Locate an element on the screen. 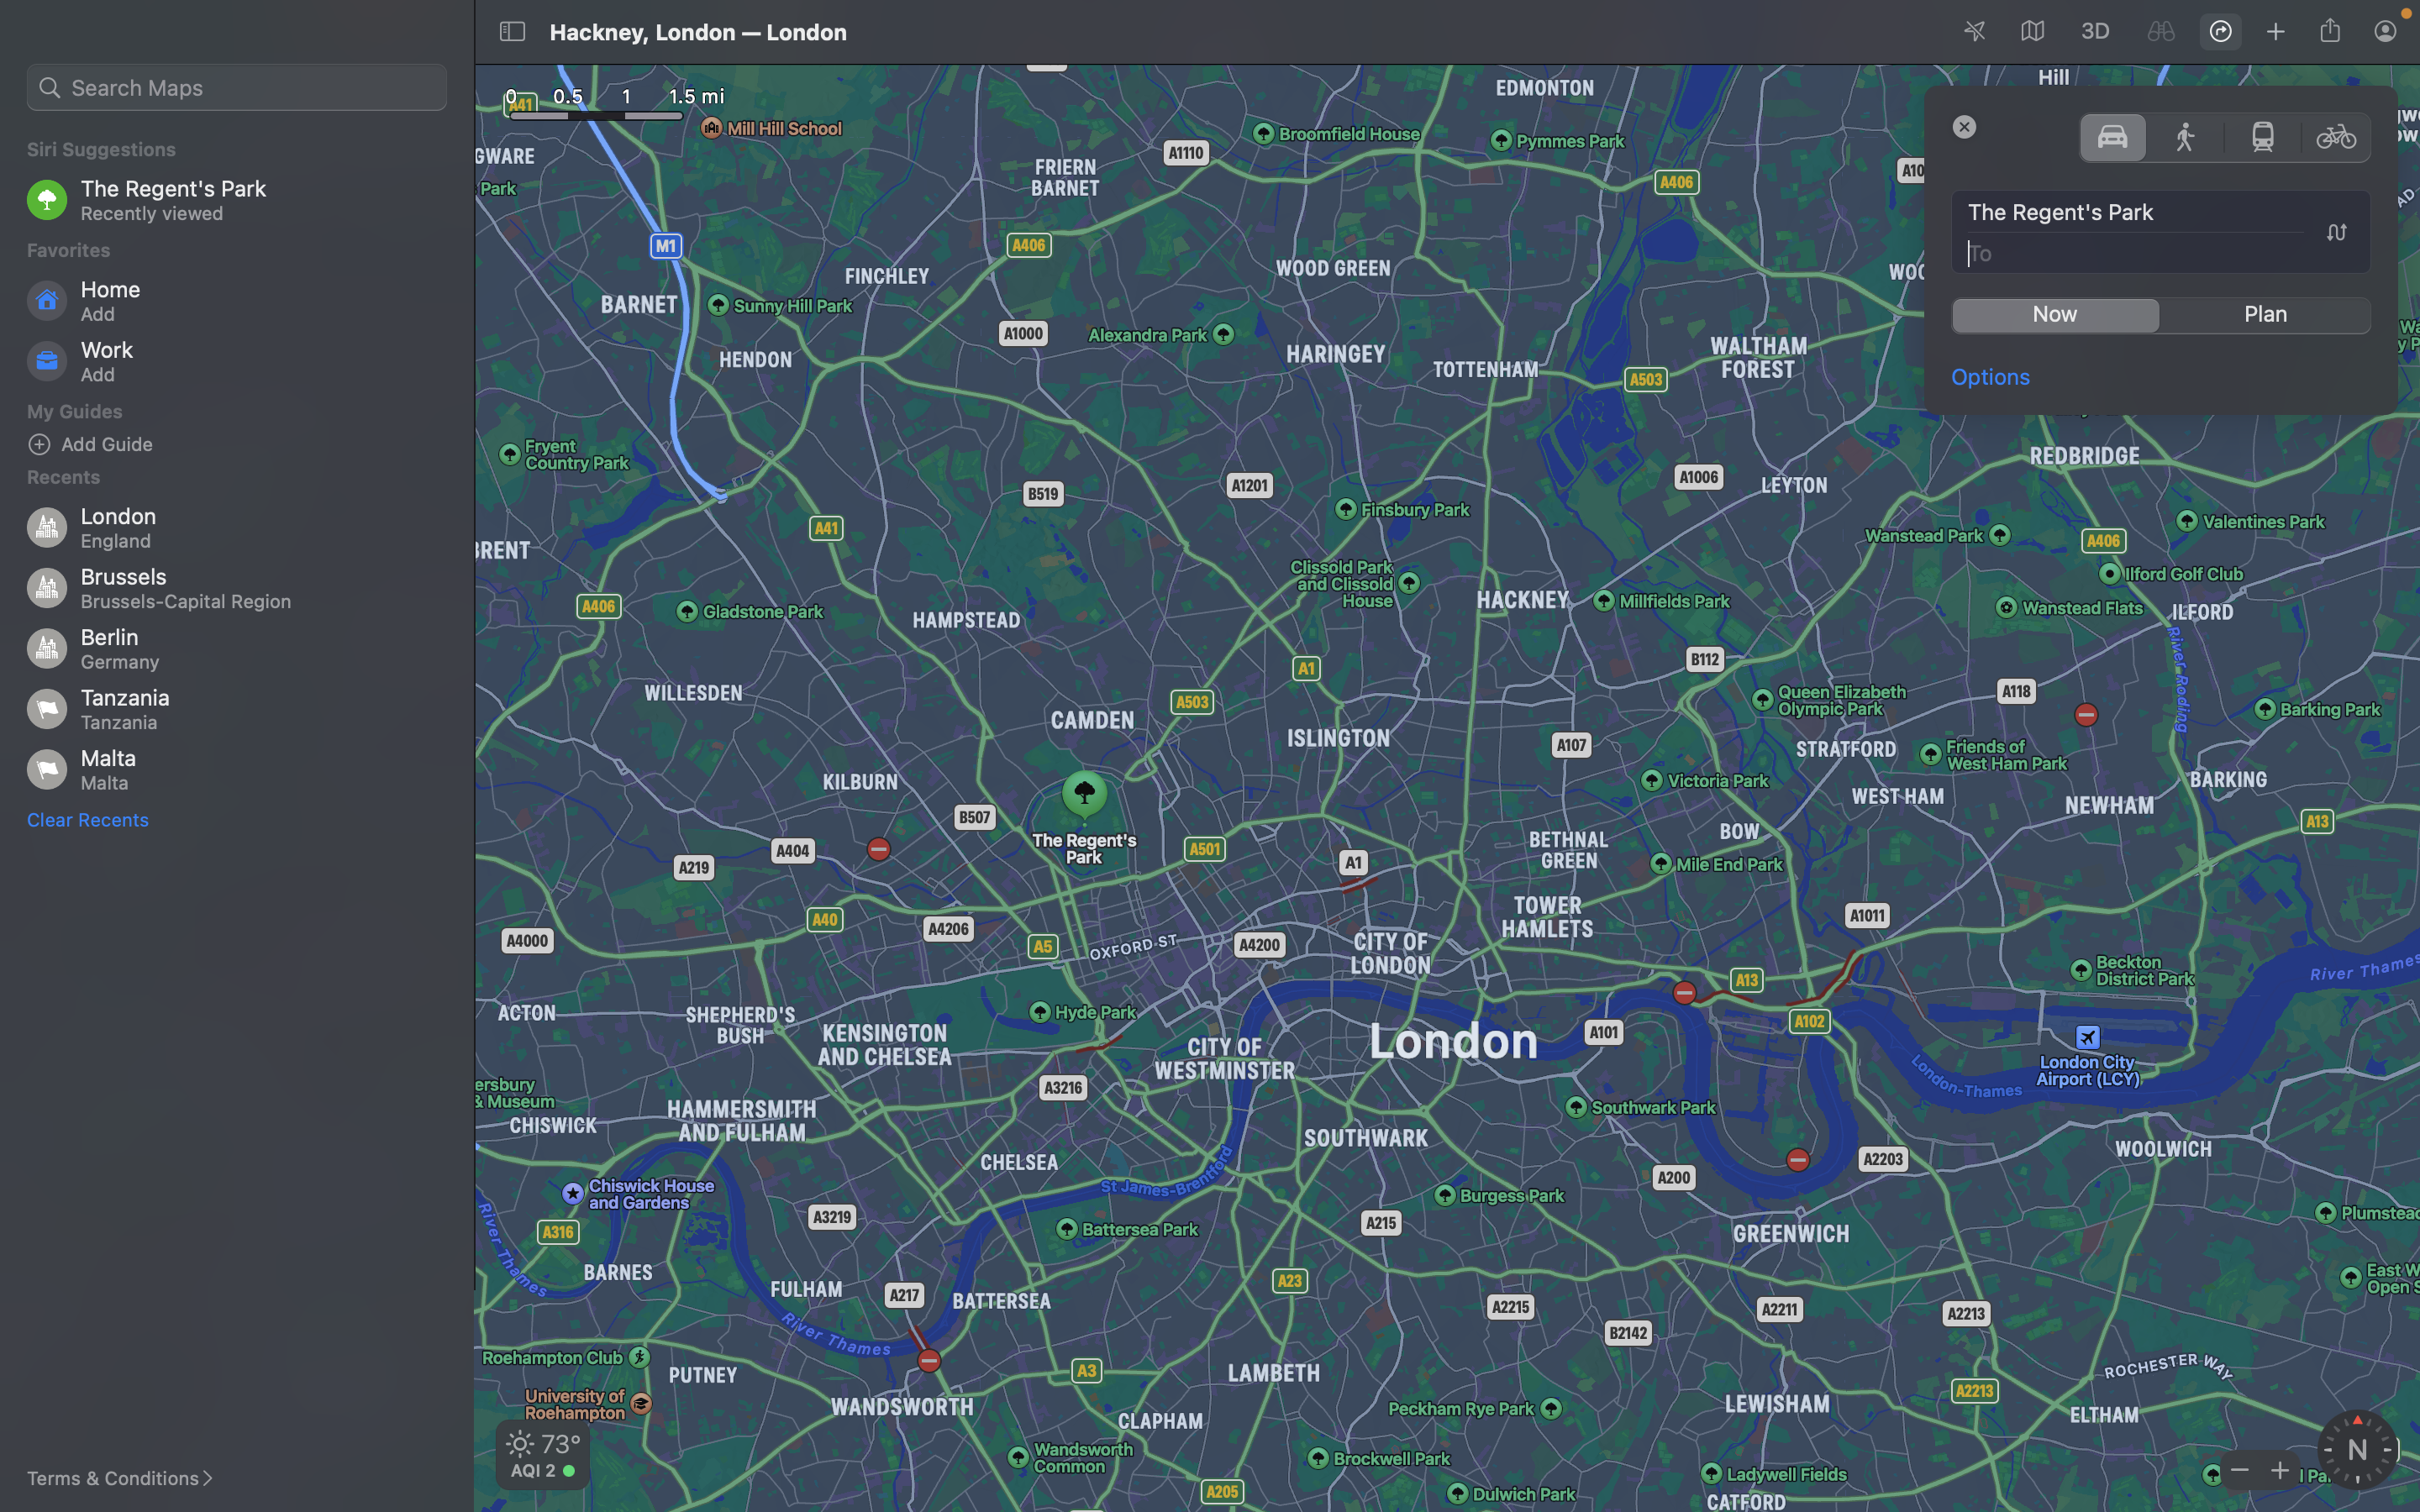 Image resolution: width=2420 pixels, height=1512 pixels. the "start location" field to enter a starting location is located at coordinates (2162, 213).